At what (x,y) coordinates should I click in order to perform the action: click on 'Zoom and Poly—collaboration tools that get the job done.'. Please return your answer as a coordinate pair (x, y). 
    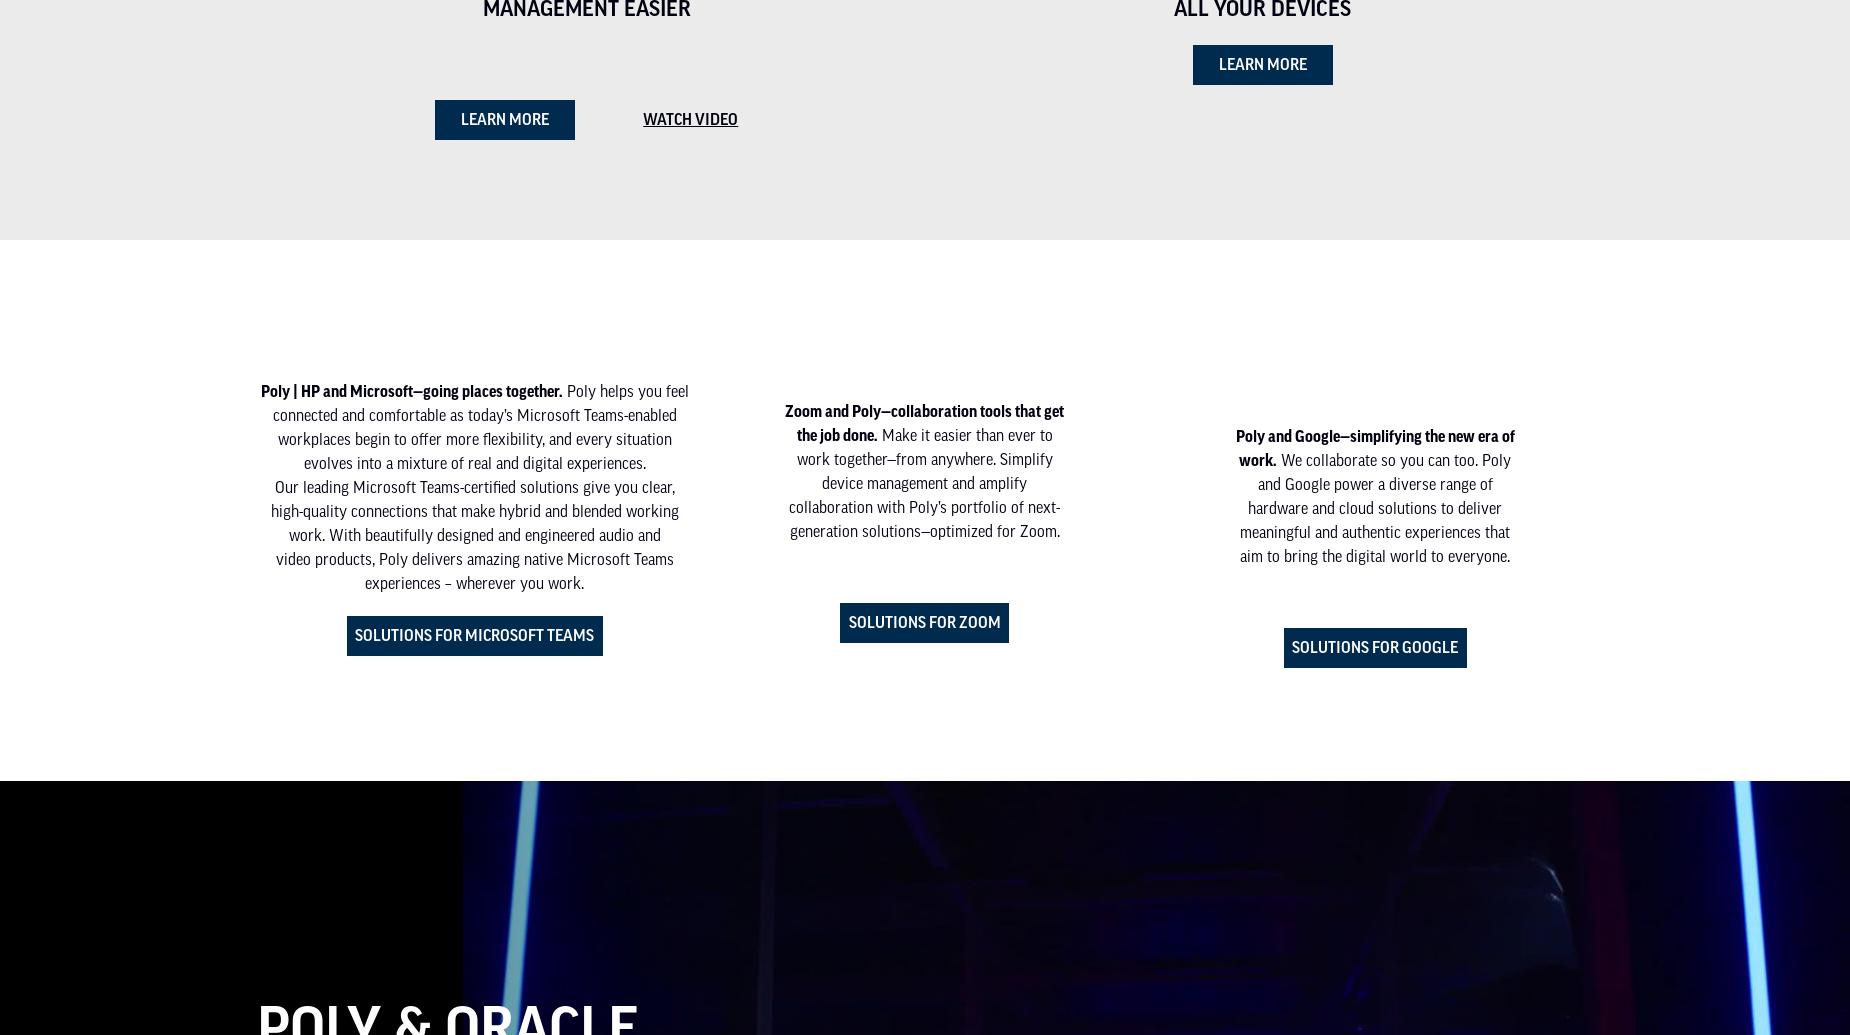
    Looking at the image, I should click on (924, 423).